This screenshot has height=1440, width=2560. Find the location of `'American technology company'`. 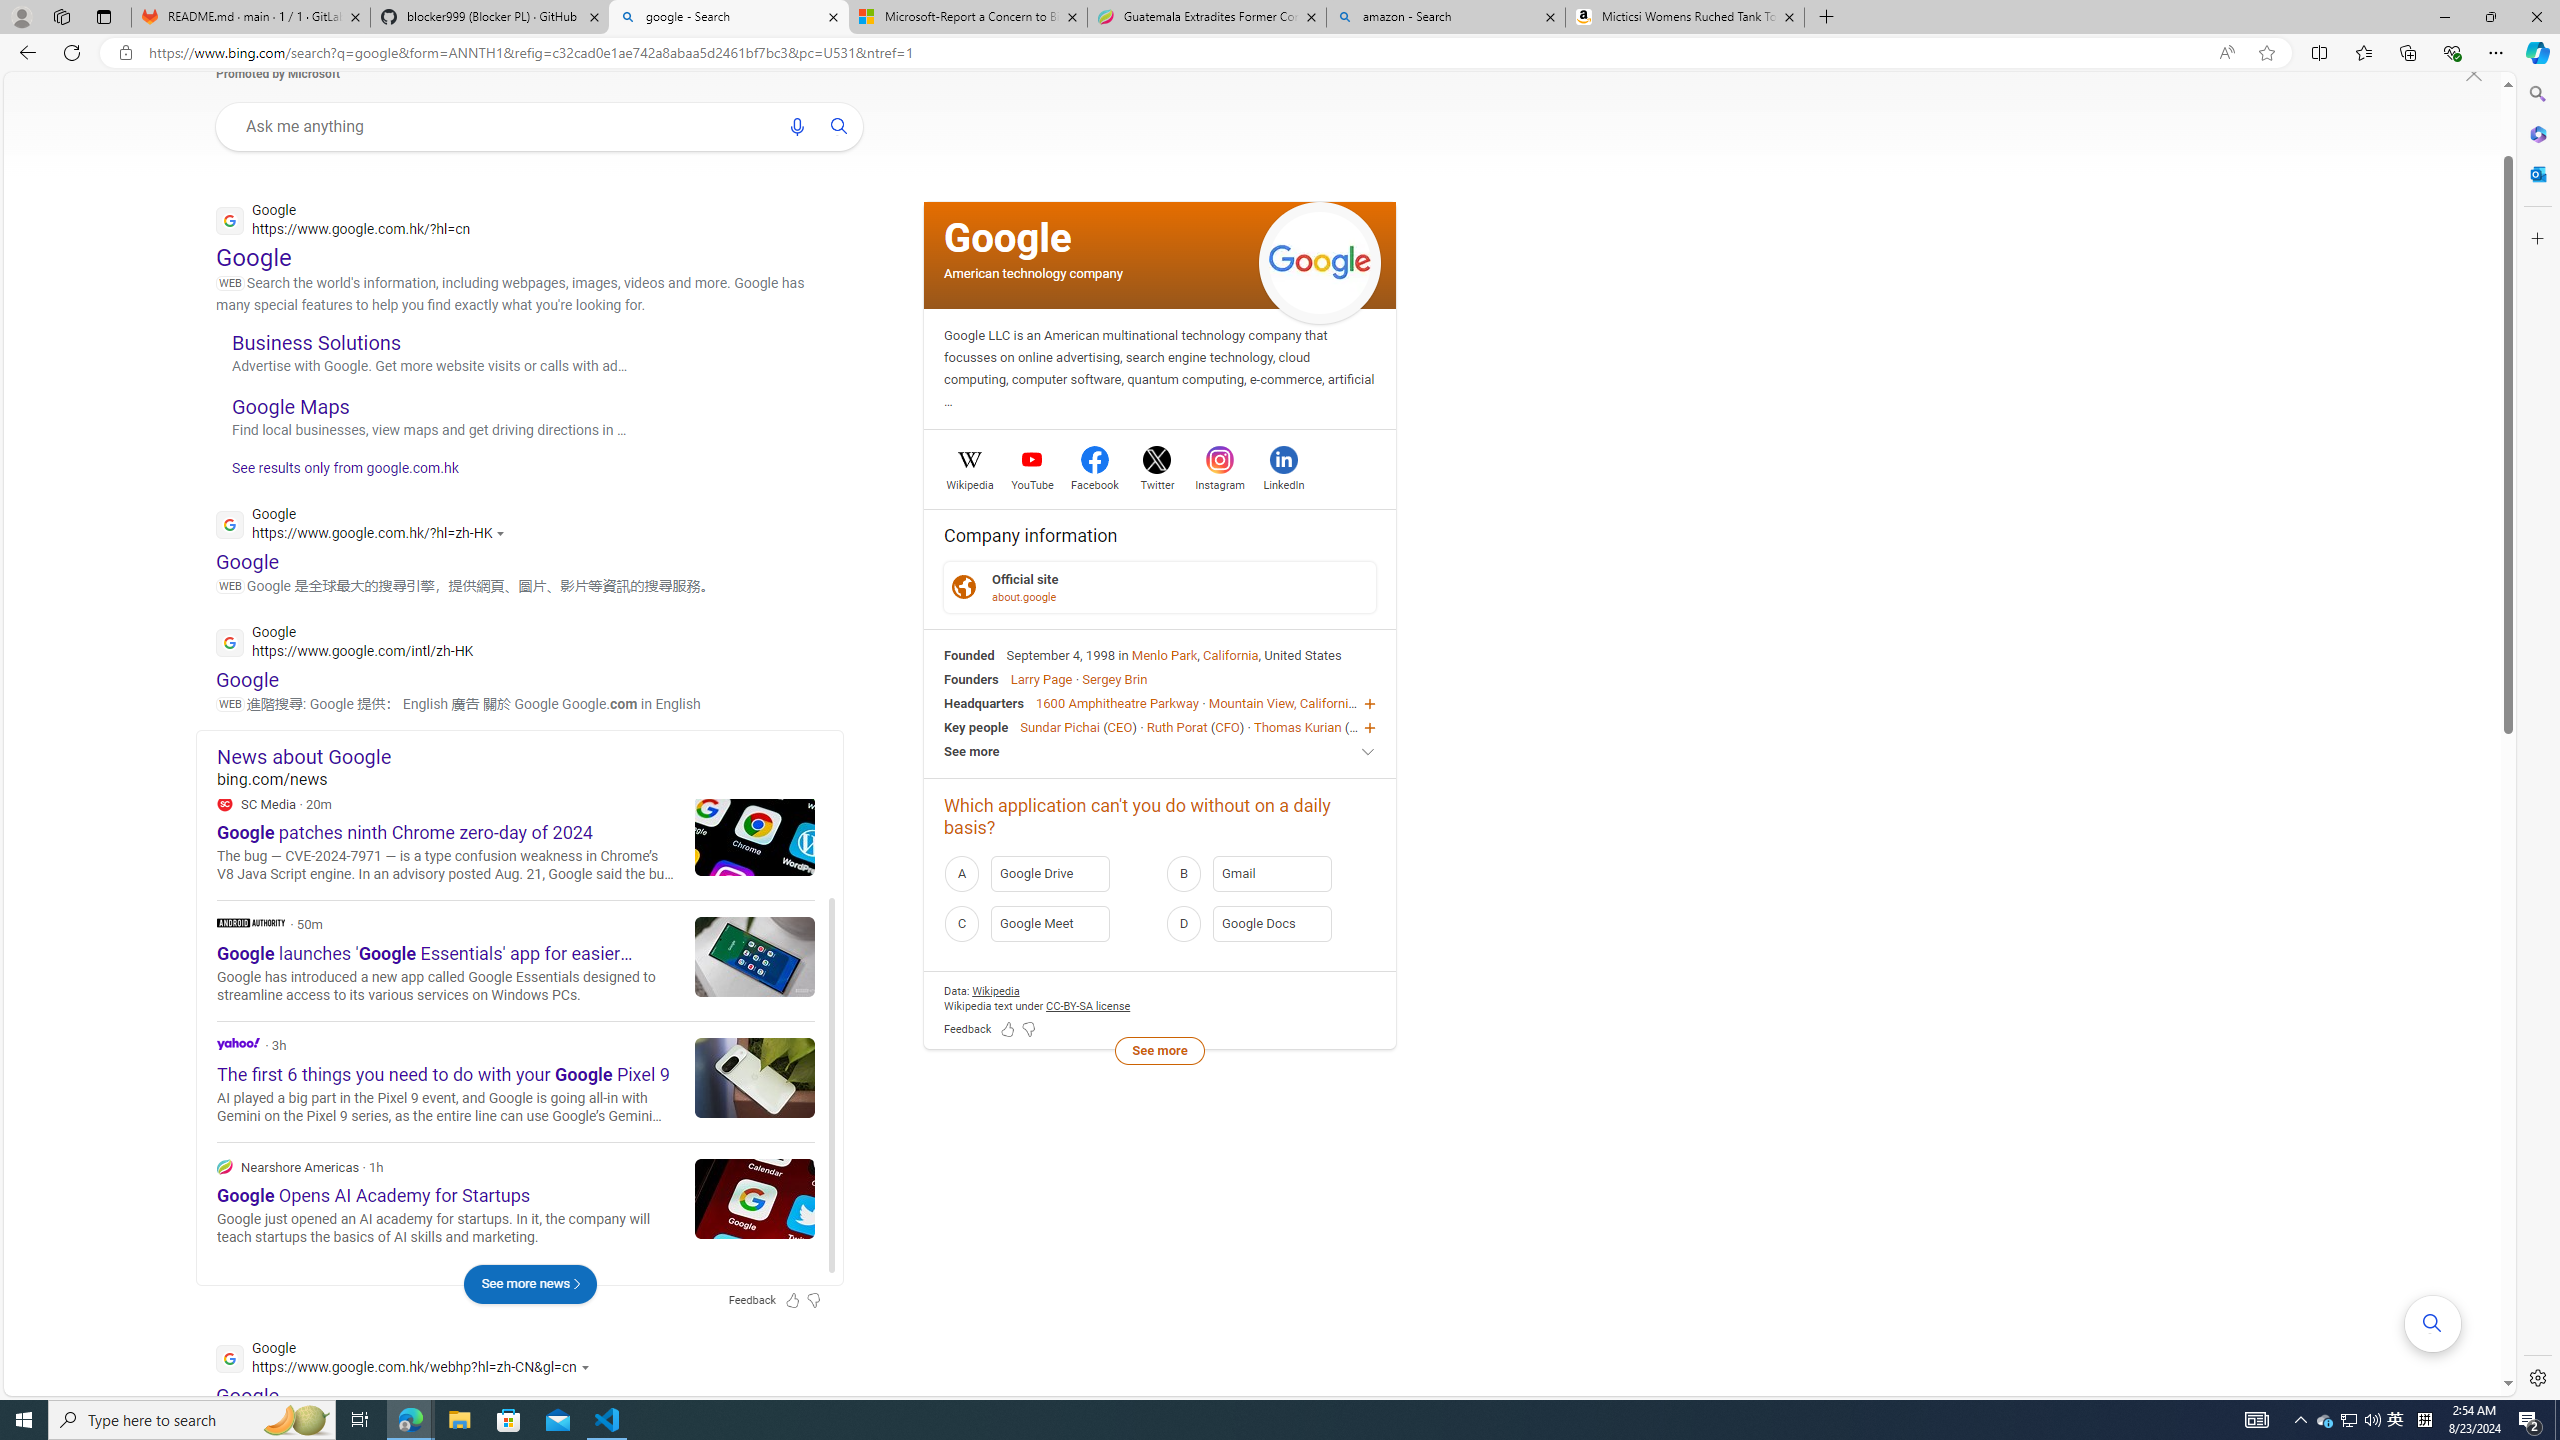

'American technology company' is located at coordinates (1034, 271).